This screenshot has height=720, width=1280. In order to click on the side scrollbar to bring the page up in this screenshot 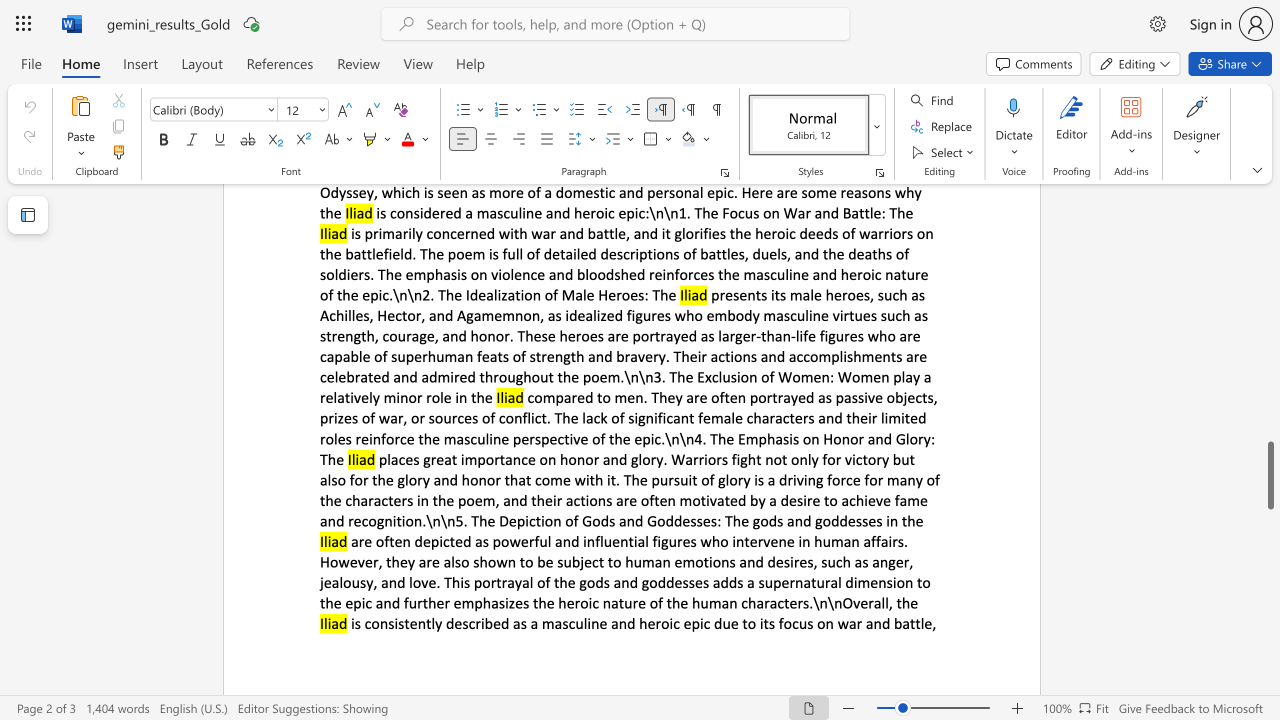, I will do `click(1269, 380)`.